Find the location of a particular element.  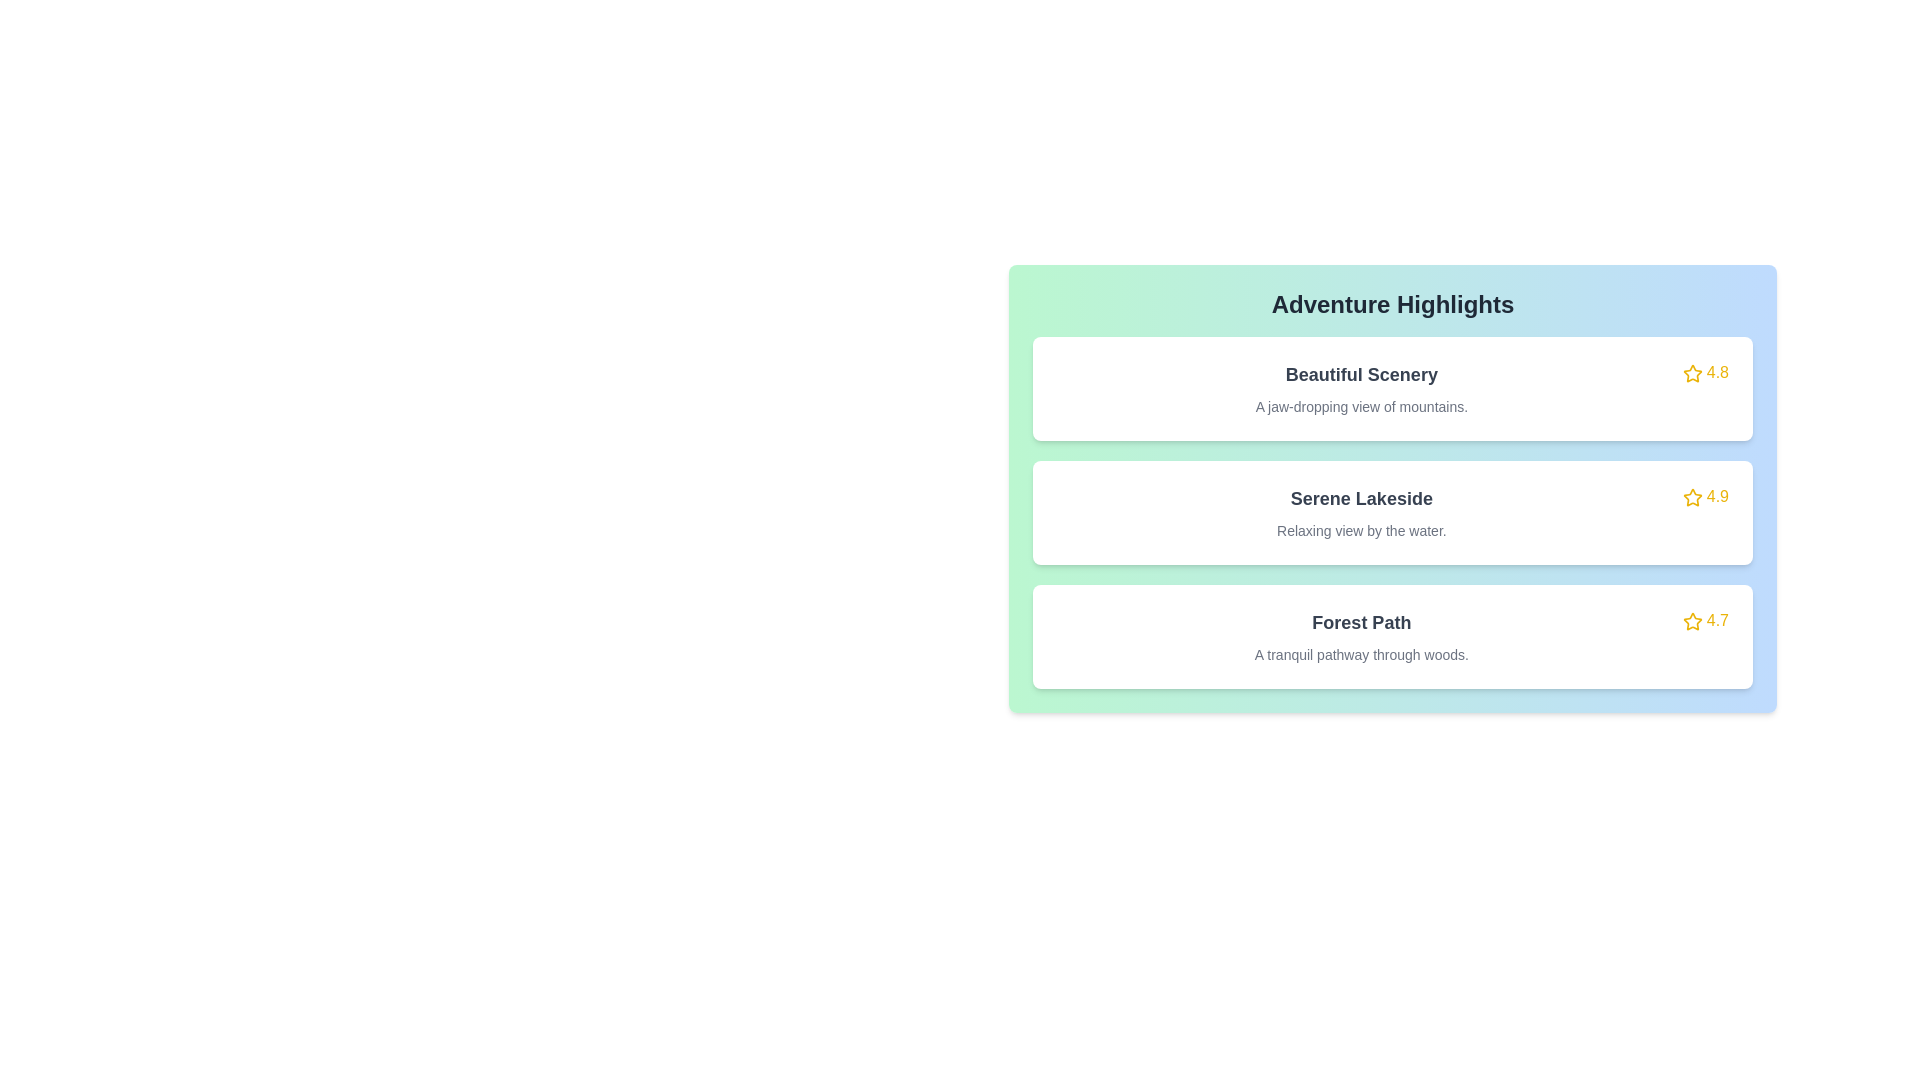

the list item Serene Lakeside to observe its hover effect is located at coordinates (1391, 512).